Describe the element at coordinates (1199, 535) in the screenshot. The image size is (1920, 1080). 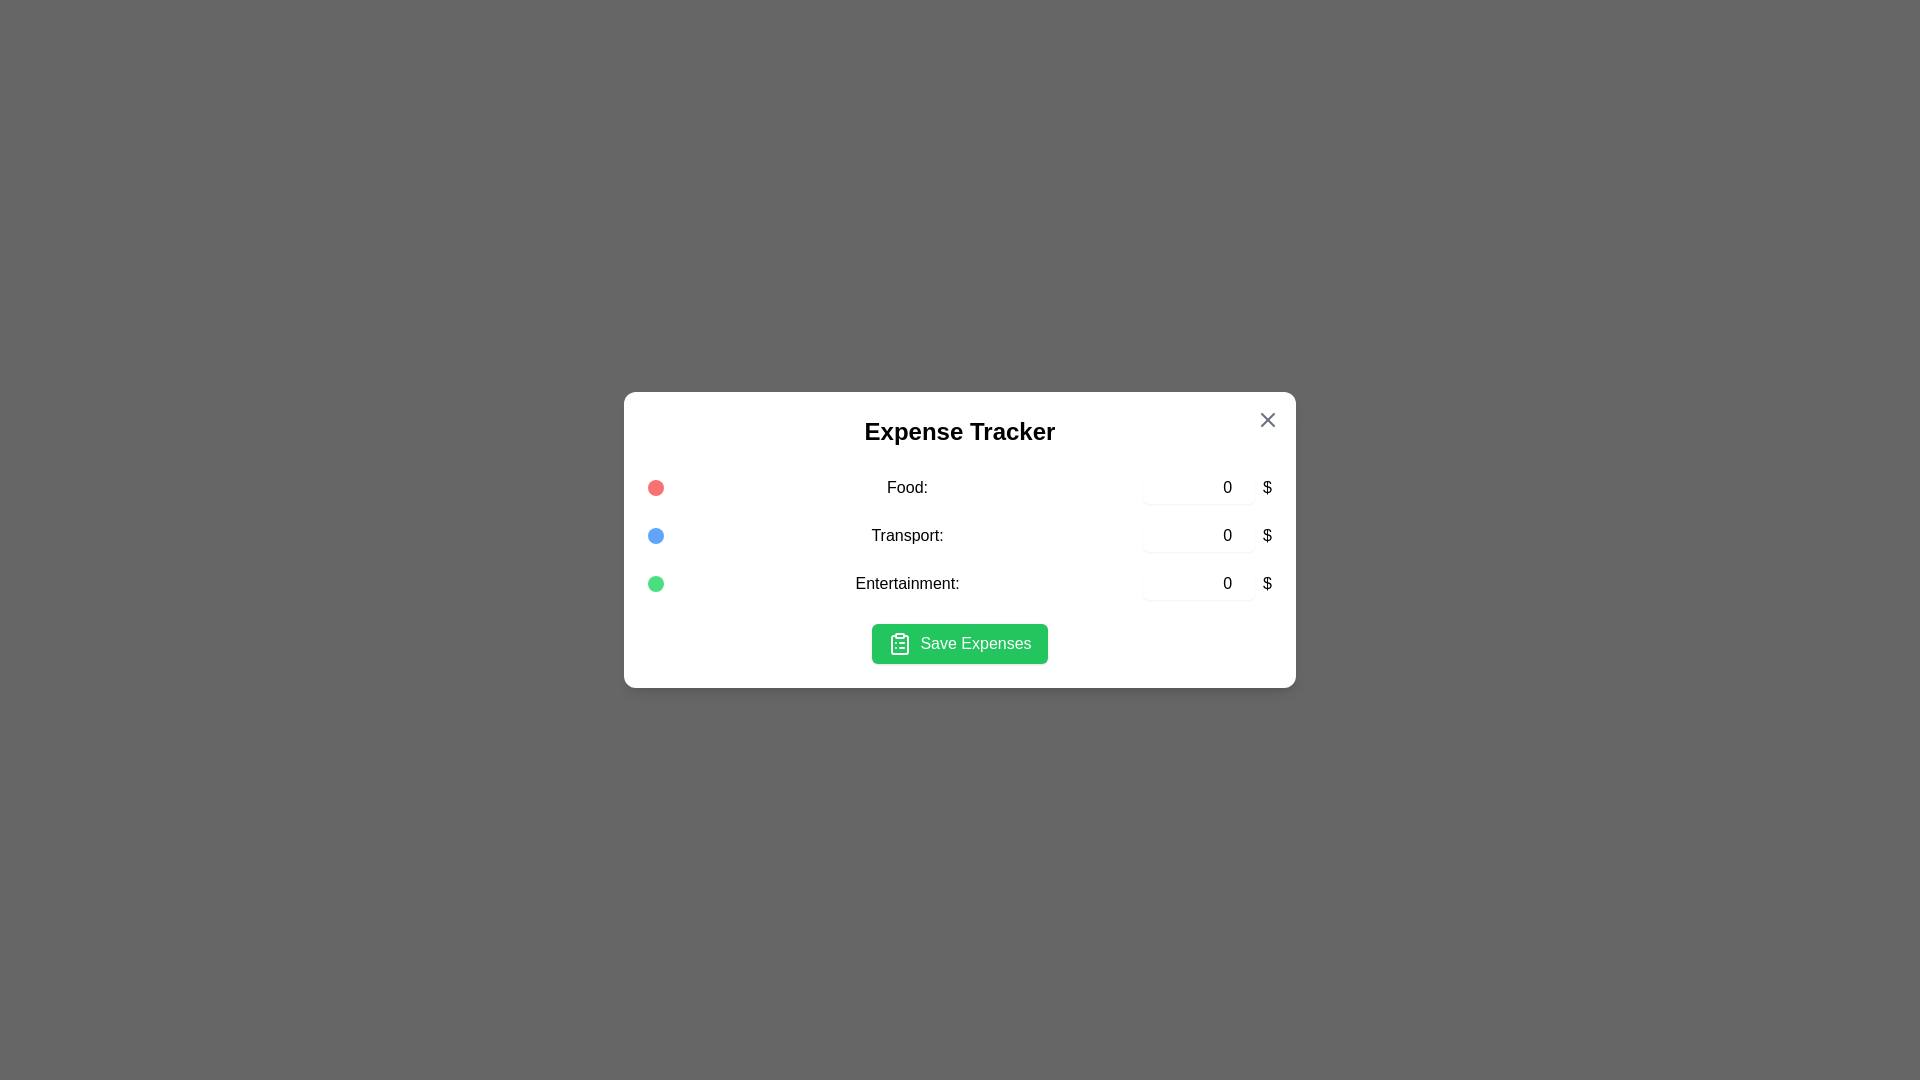
I see `the expense amount for the 'Transport' category to 2983` at that location.